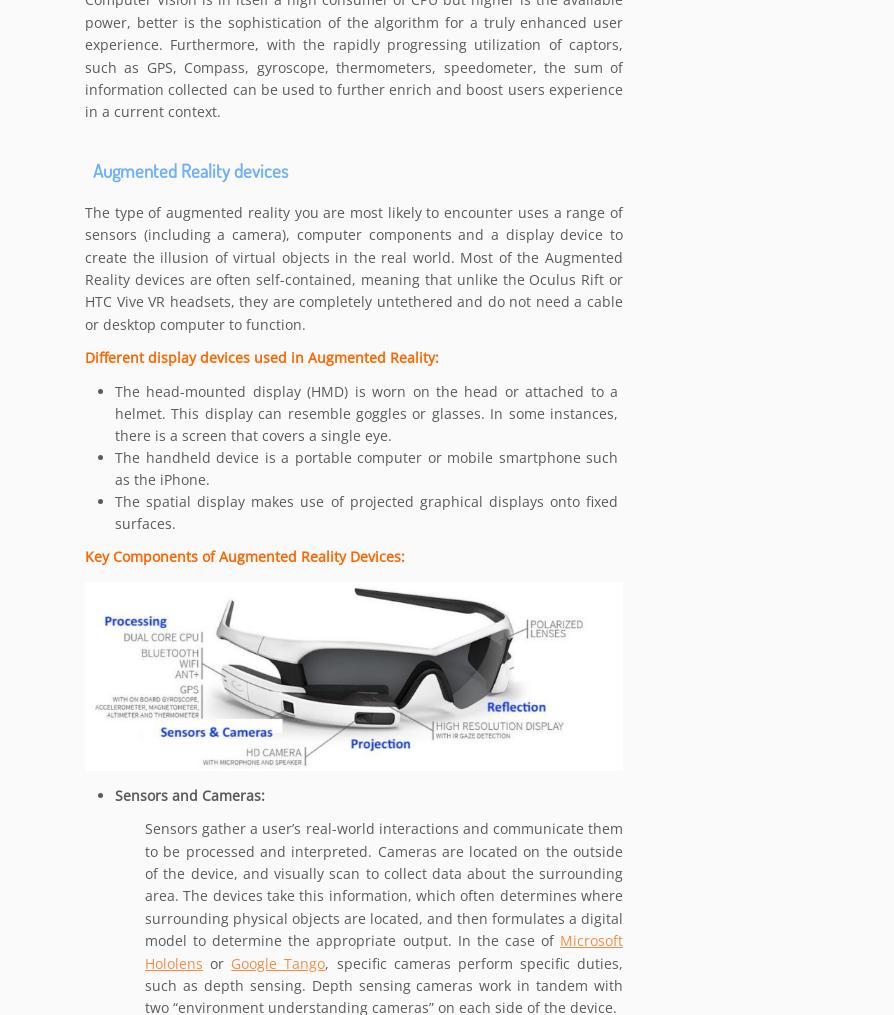 The image size is (894, 1015). Describe the element at coordinates (189, 795) in the screenshot. I see `'Sensors and Cameras:'` at that location.